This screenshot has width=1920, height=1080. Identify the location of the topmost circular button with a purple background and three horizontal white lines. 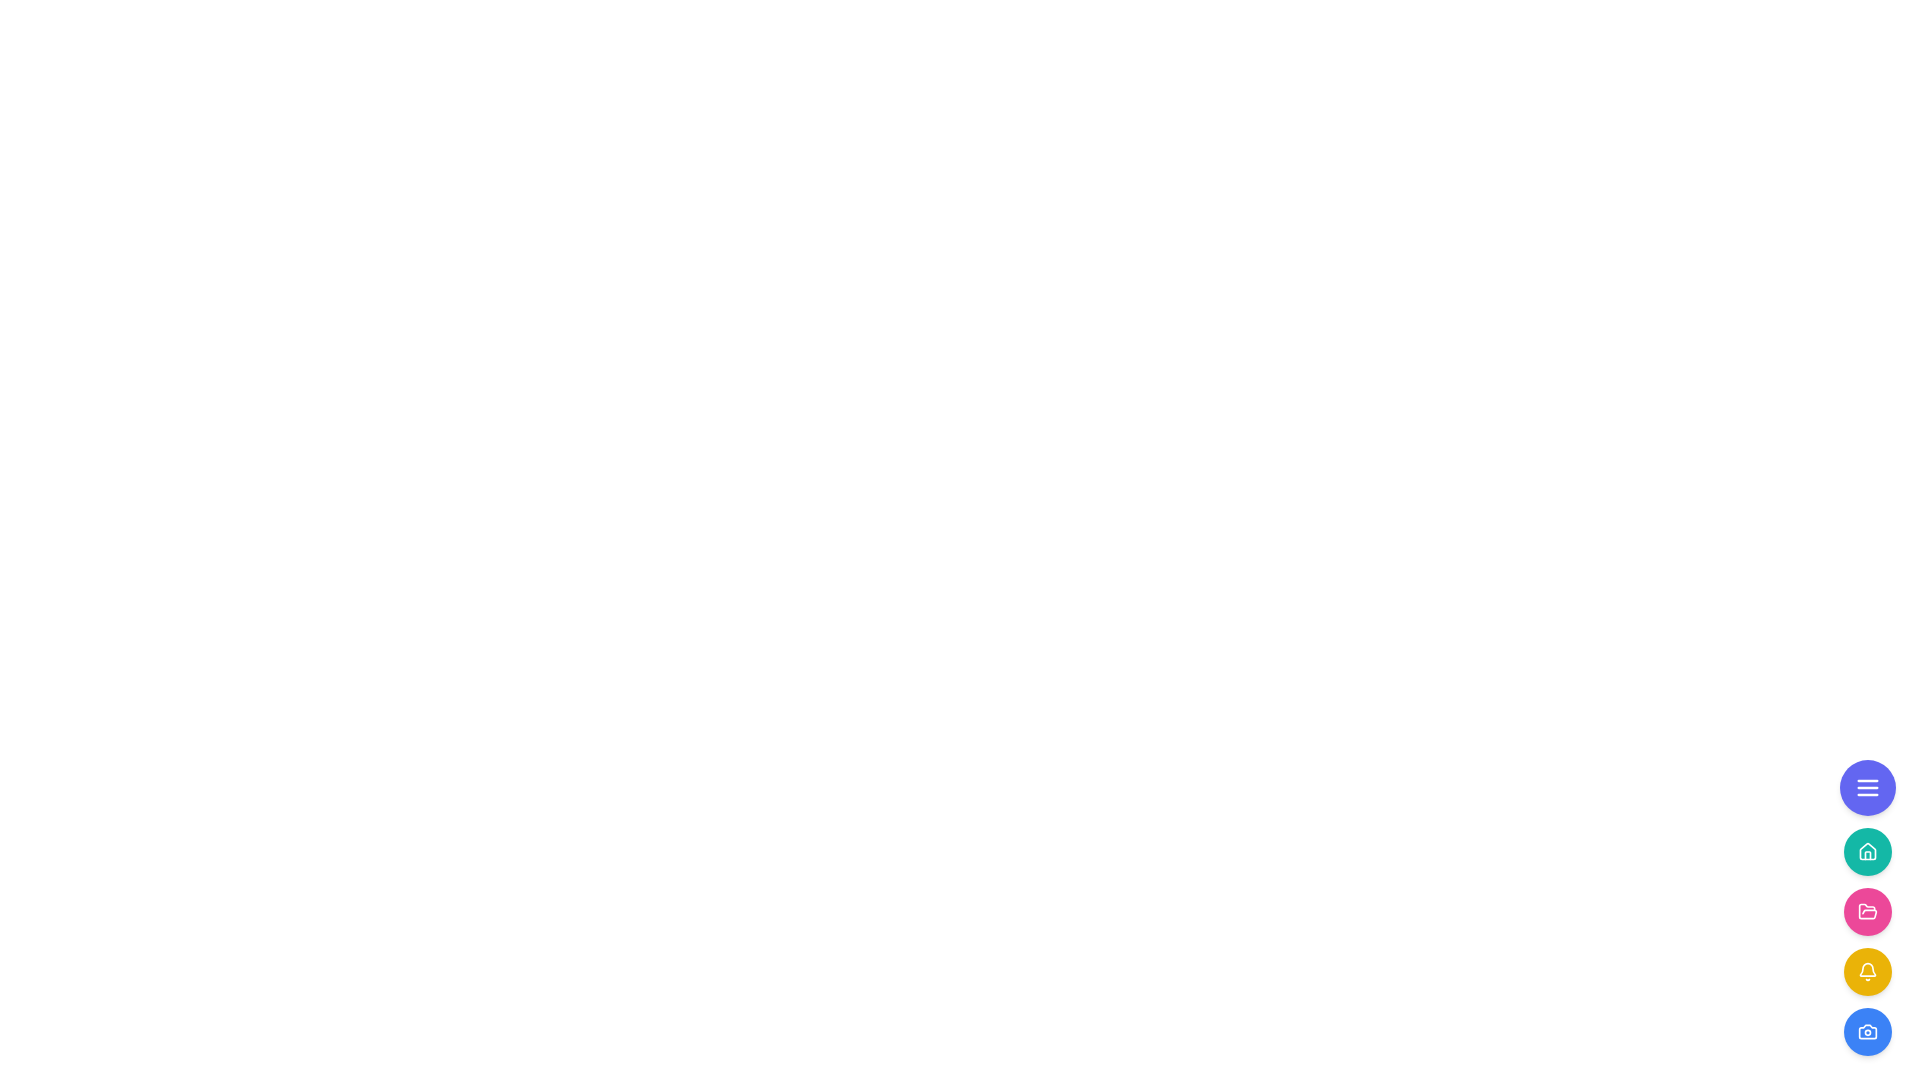
(1866, 786).